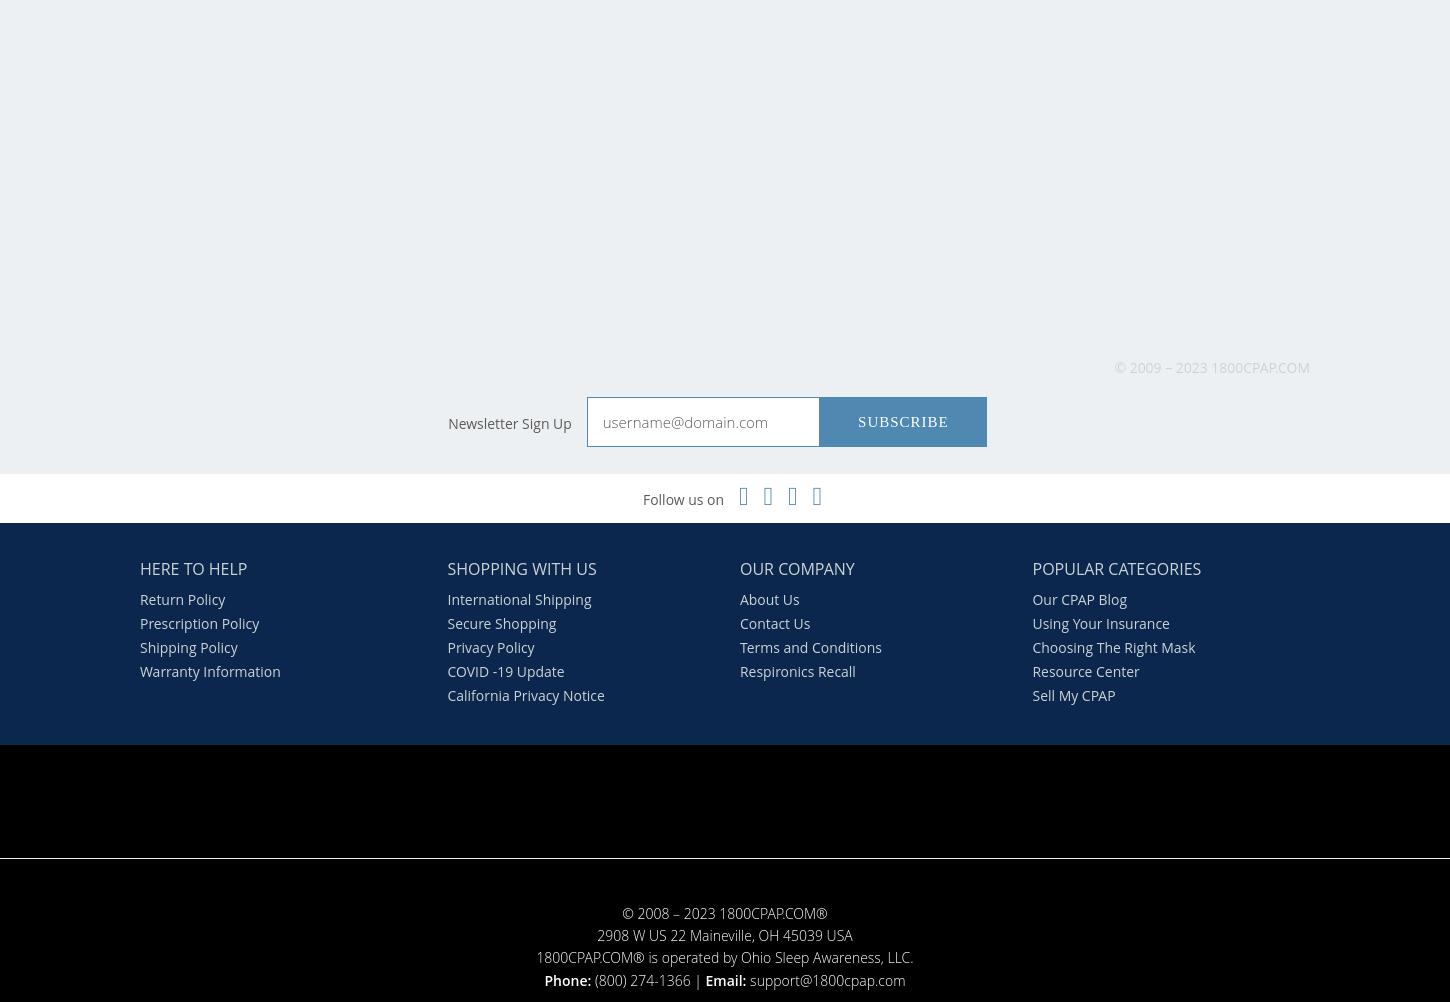 The width and height of the screenshot is (1450, 1002). What do you see at coordinates (192, 568) in the screenshot?
I see `'Here to Help'` at bounding box center [192, 568].